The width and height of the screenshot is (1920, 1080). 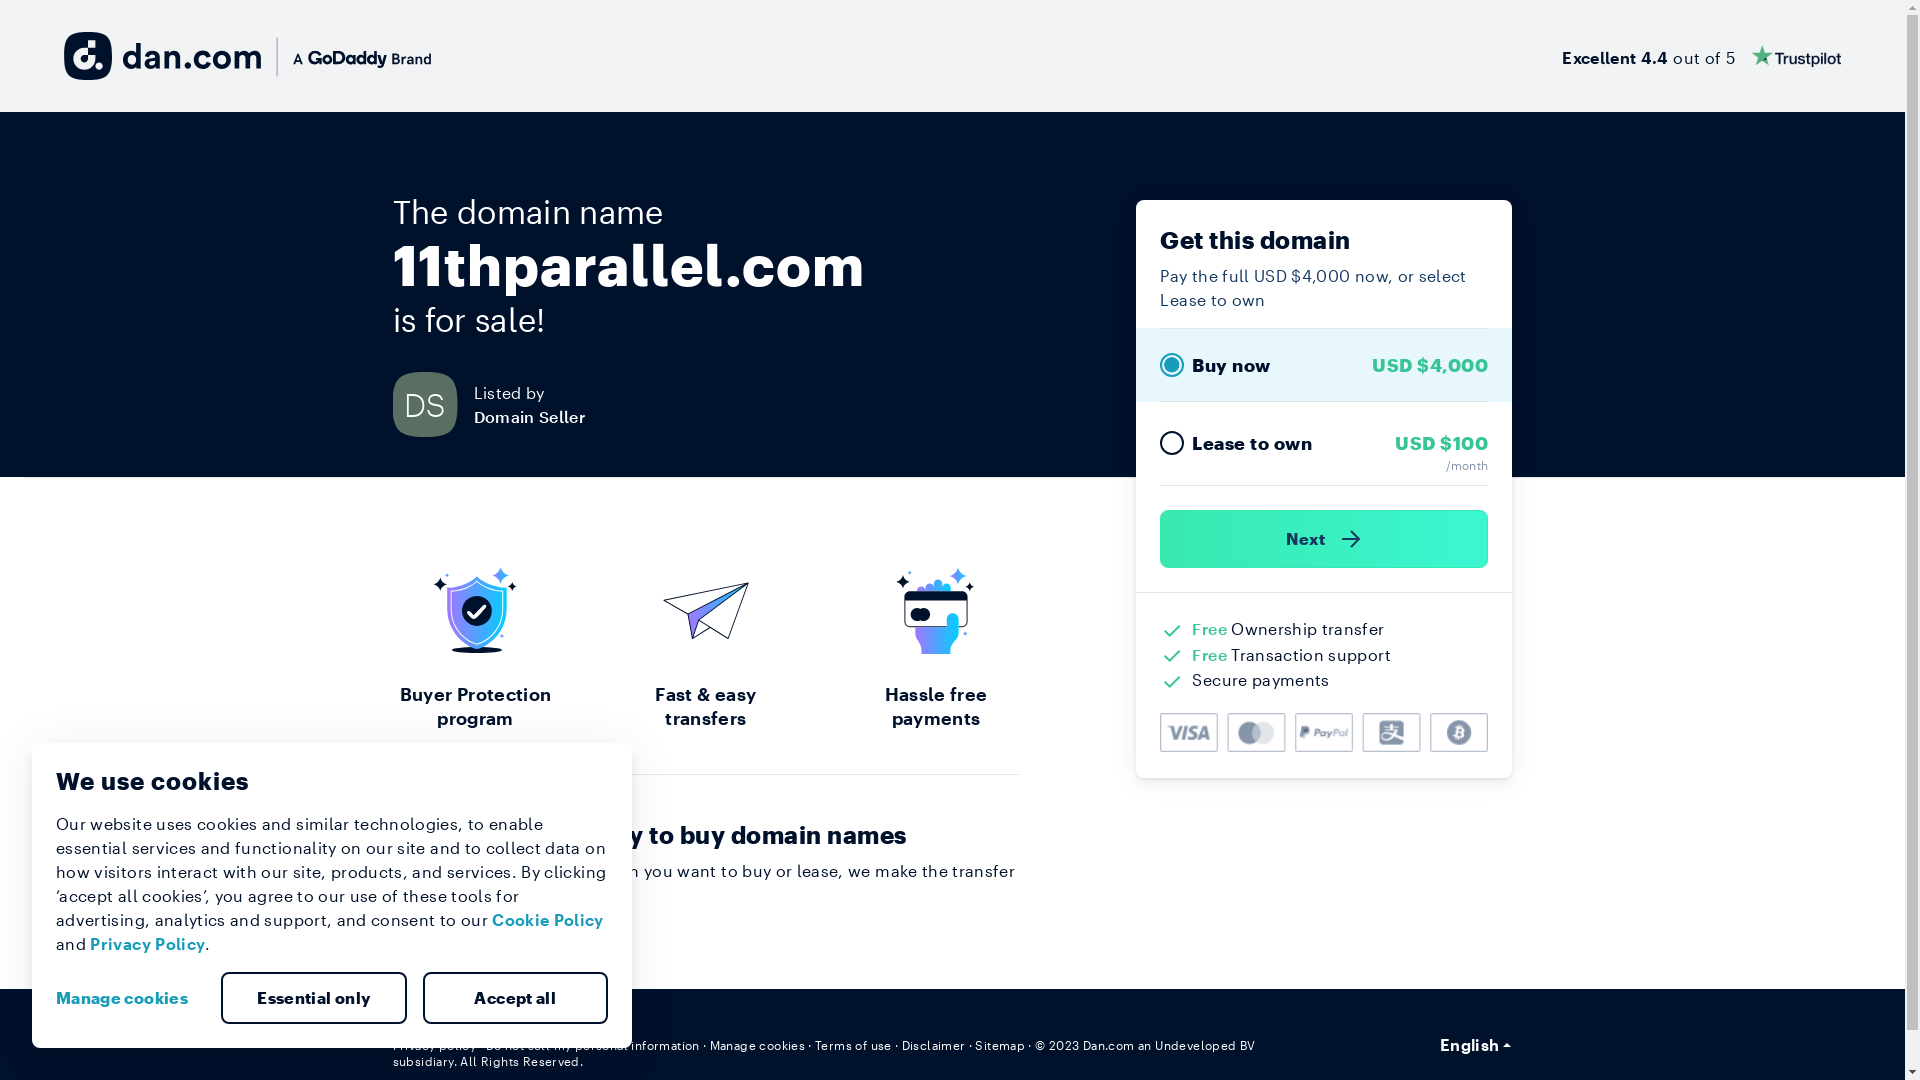 I want to click on 'Accept all', so click(x=514, y=998).